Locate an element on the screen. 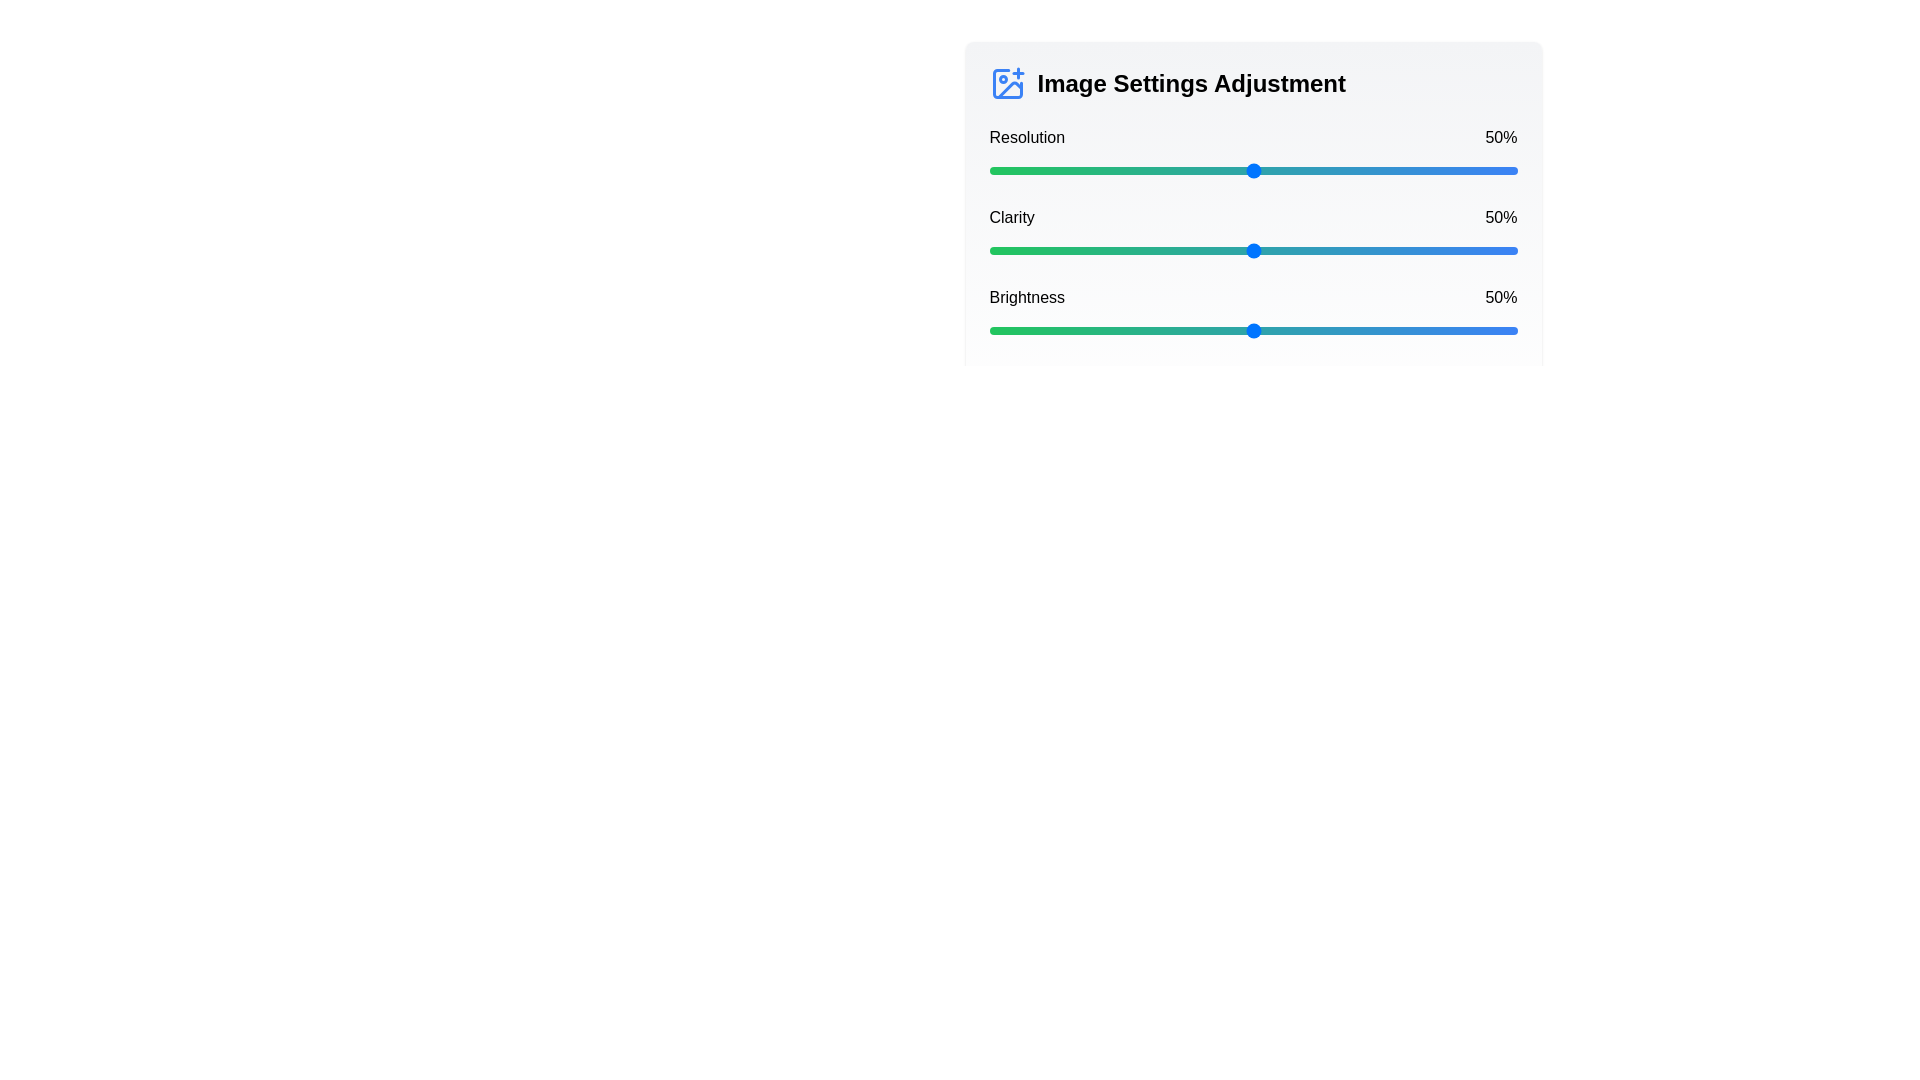  the resolution slider to 2% is located at coordinates (1000, 169).